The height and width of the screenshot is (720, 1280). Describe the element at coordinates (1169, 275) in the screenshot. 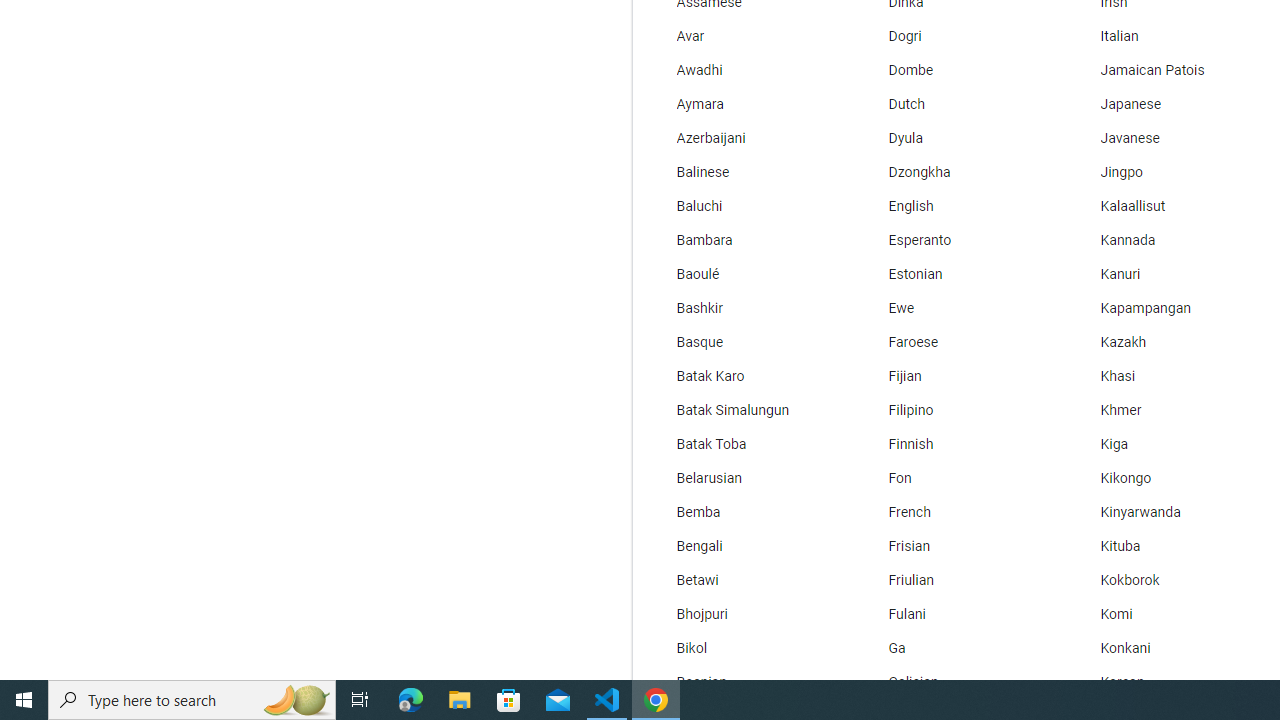

I see `'Kanuri'` at that location.